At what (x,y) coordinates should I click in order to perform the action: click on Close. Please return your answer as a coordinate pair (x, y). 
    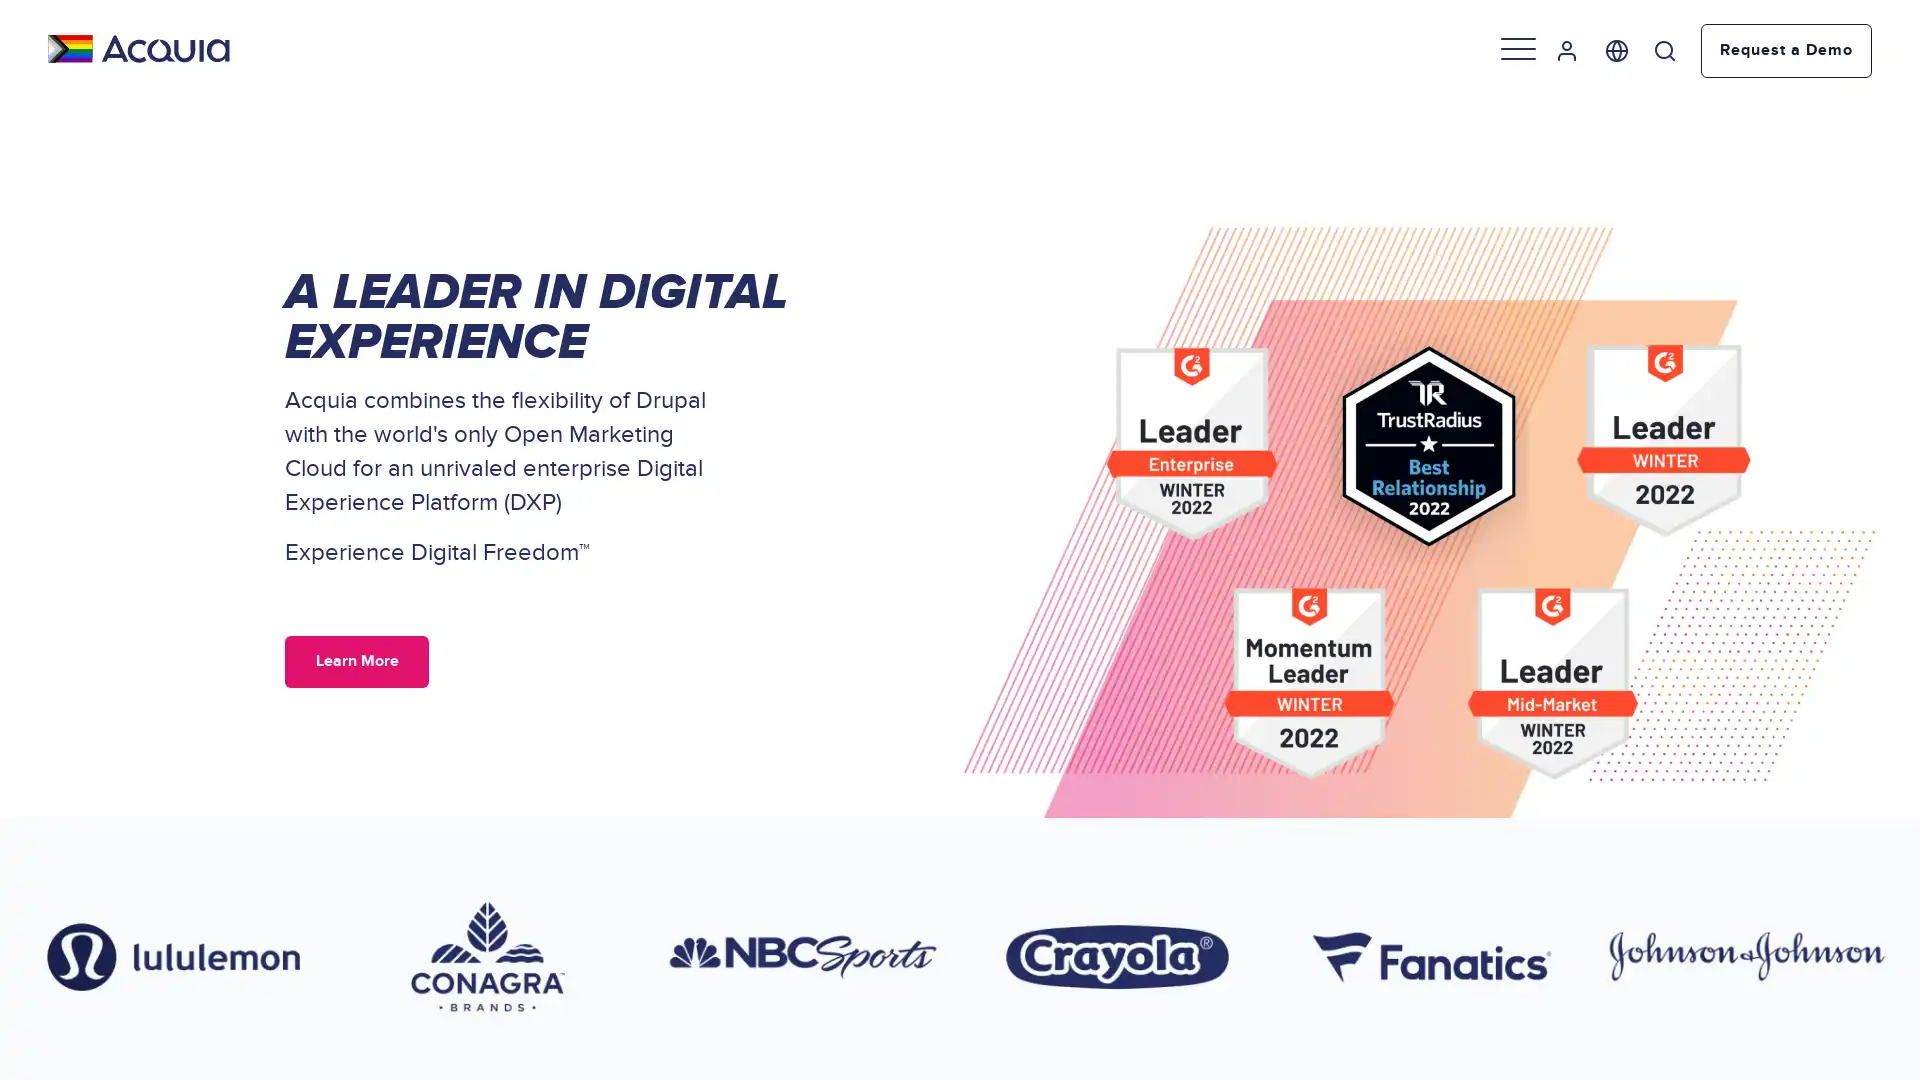
    Looking at the image, I should click on (365, 802).